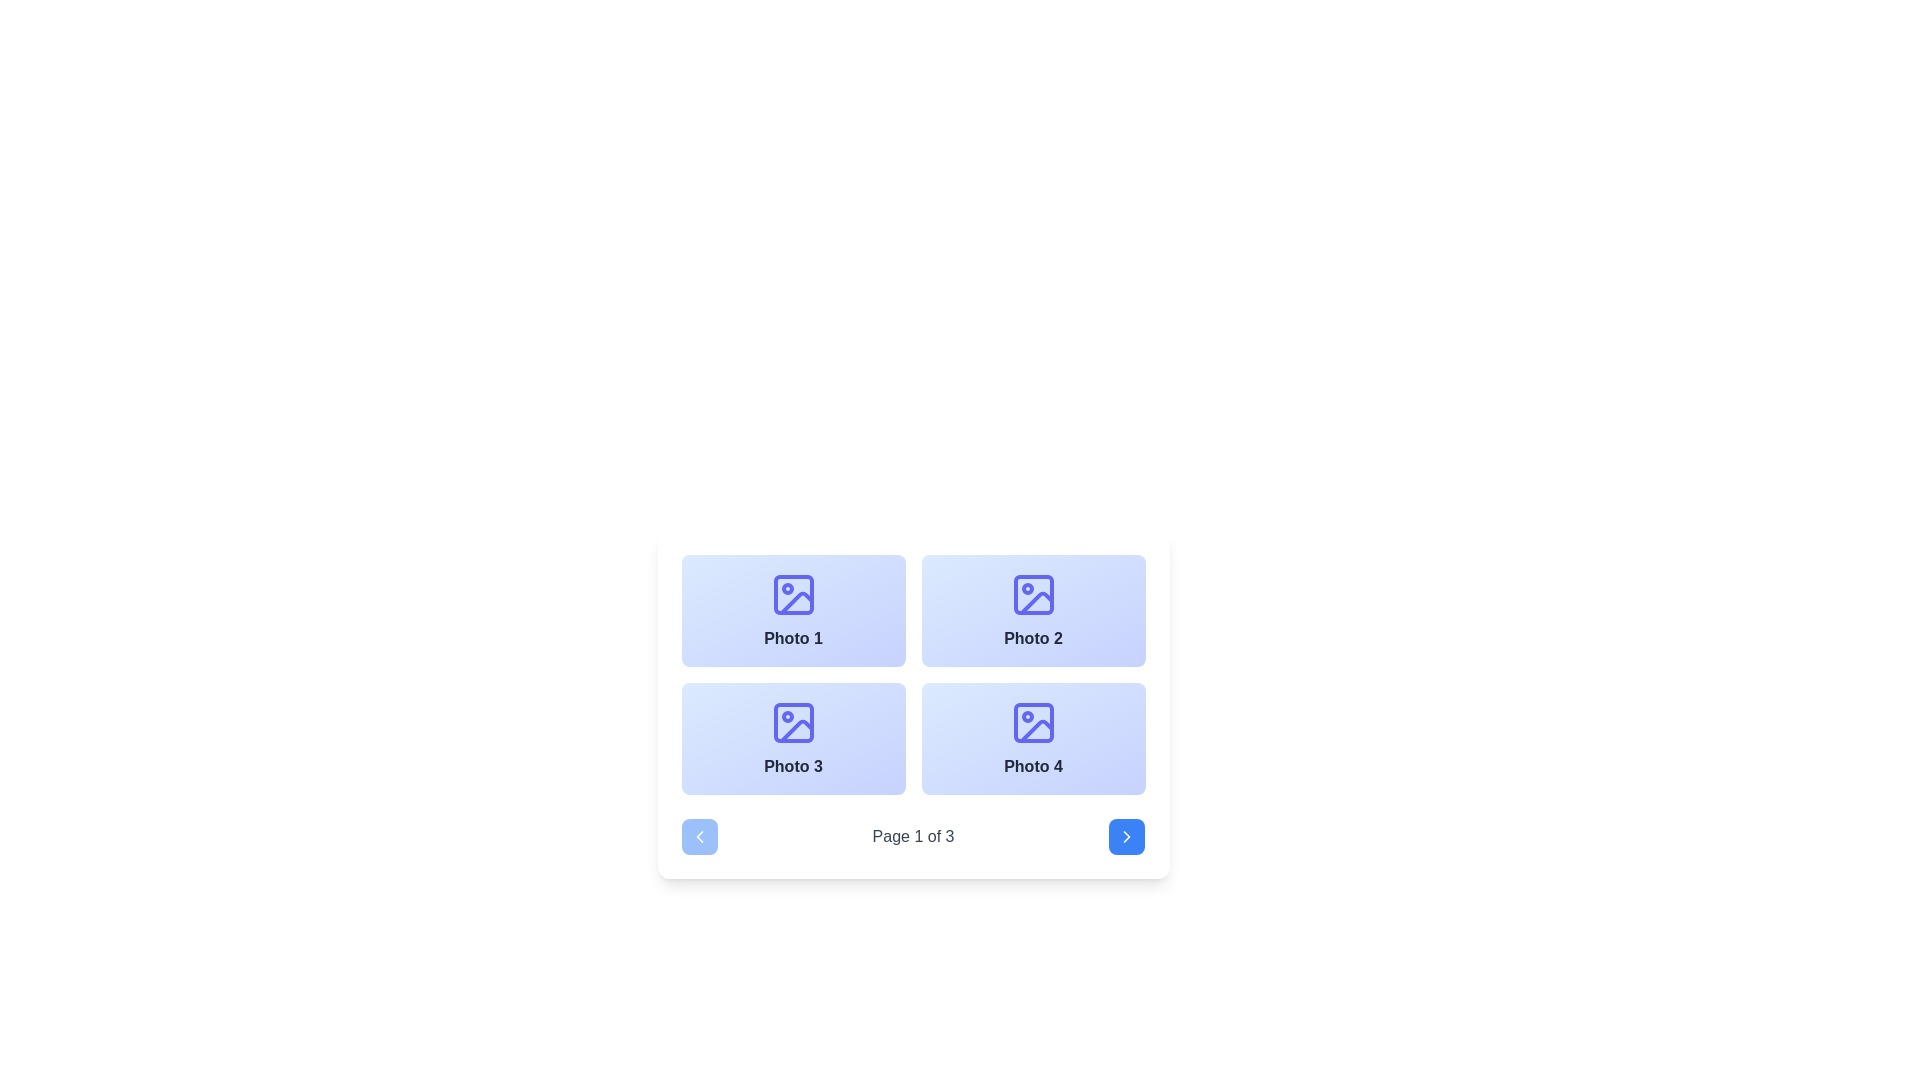 The width and height of the screenshot is (1920, 1080). What do you see at coordinates (912, 837) in the screenshot?
I see `the Text Display element that shows 'Page 1 of 3', which is centrally aligned between the left and right chevrons` at bounding box center [912, 837].